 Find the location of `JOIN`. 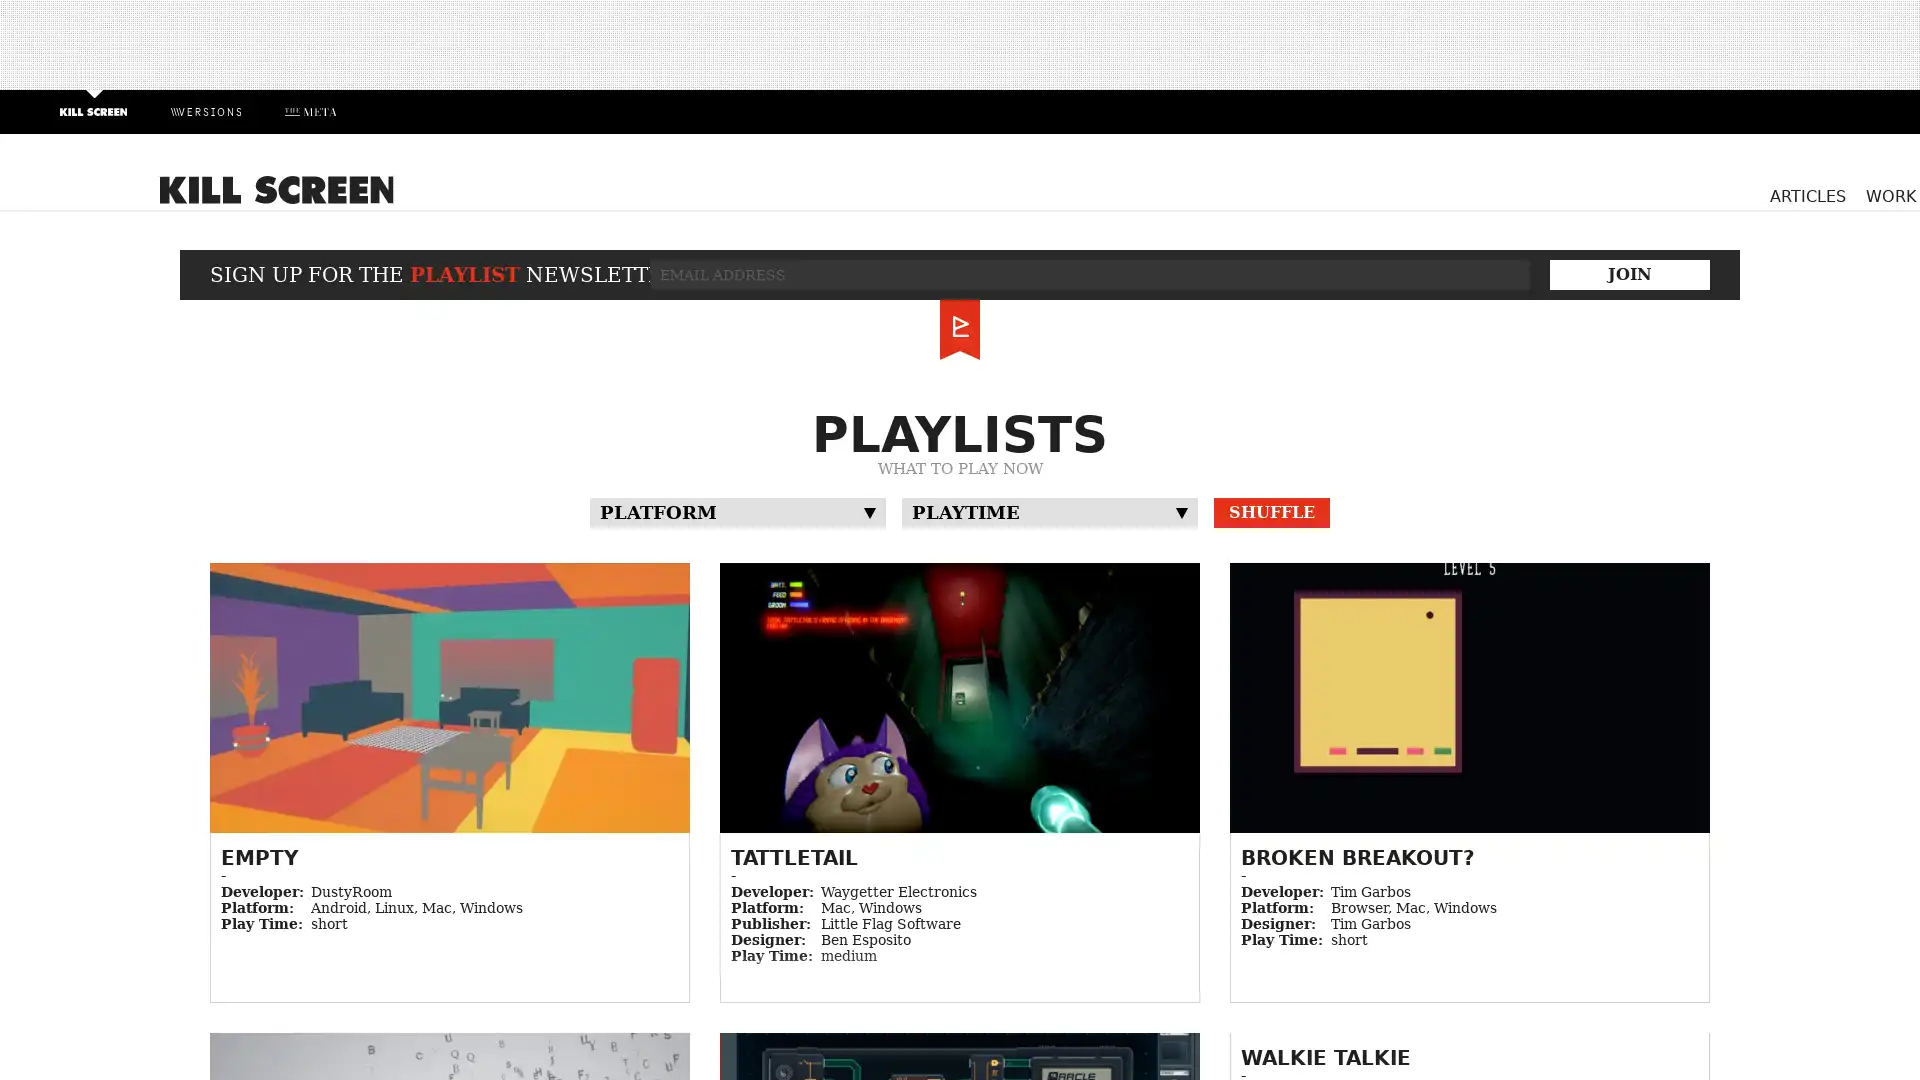

JOIN is located at coordinates (1630, 273).